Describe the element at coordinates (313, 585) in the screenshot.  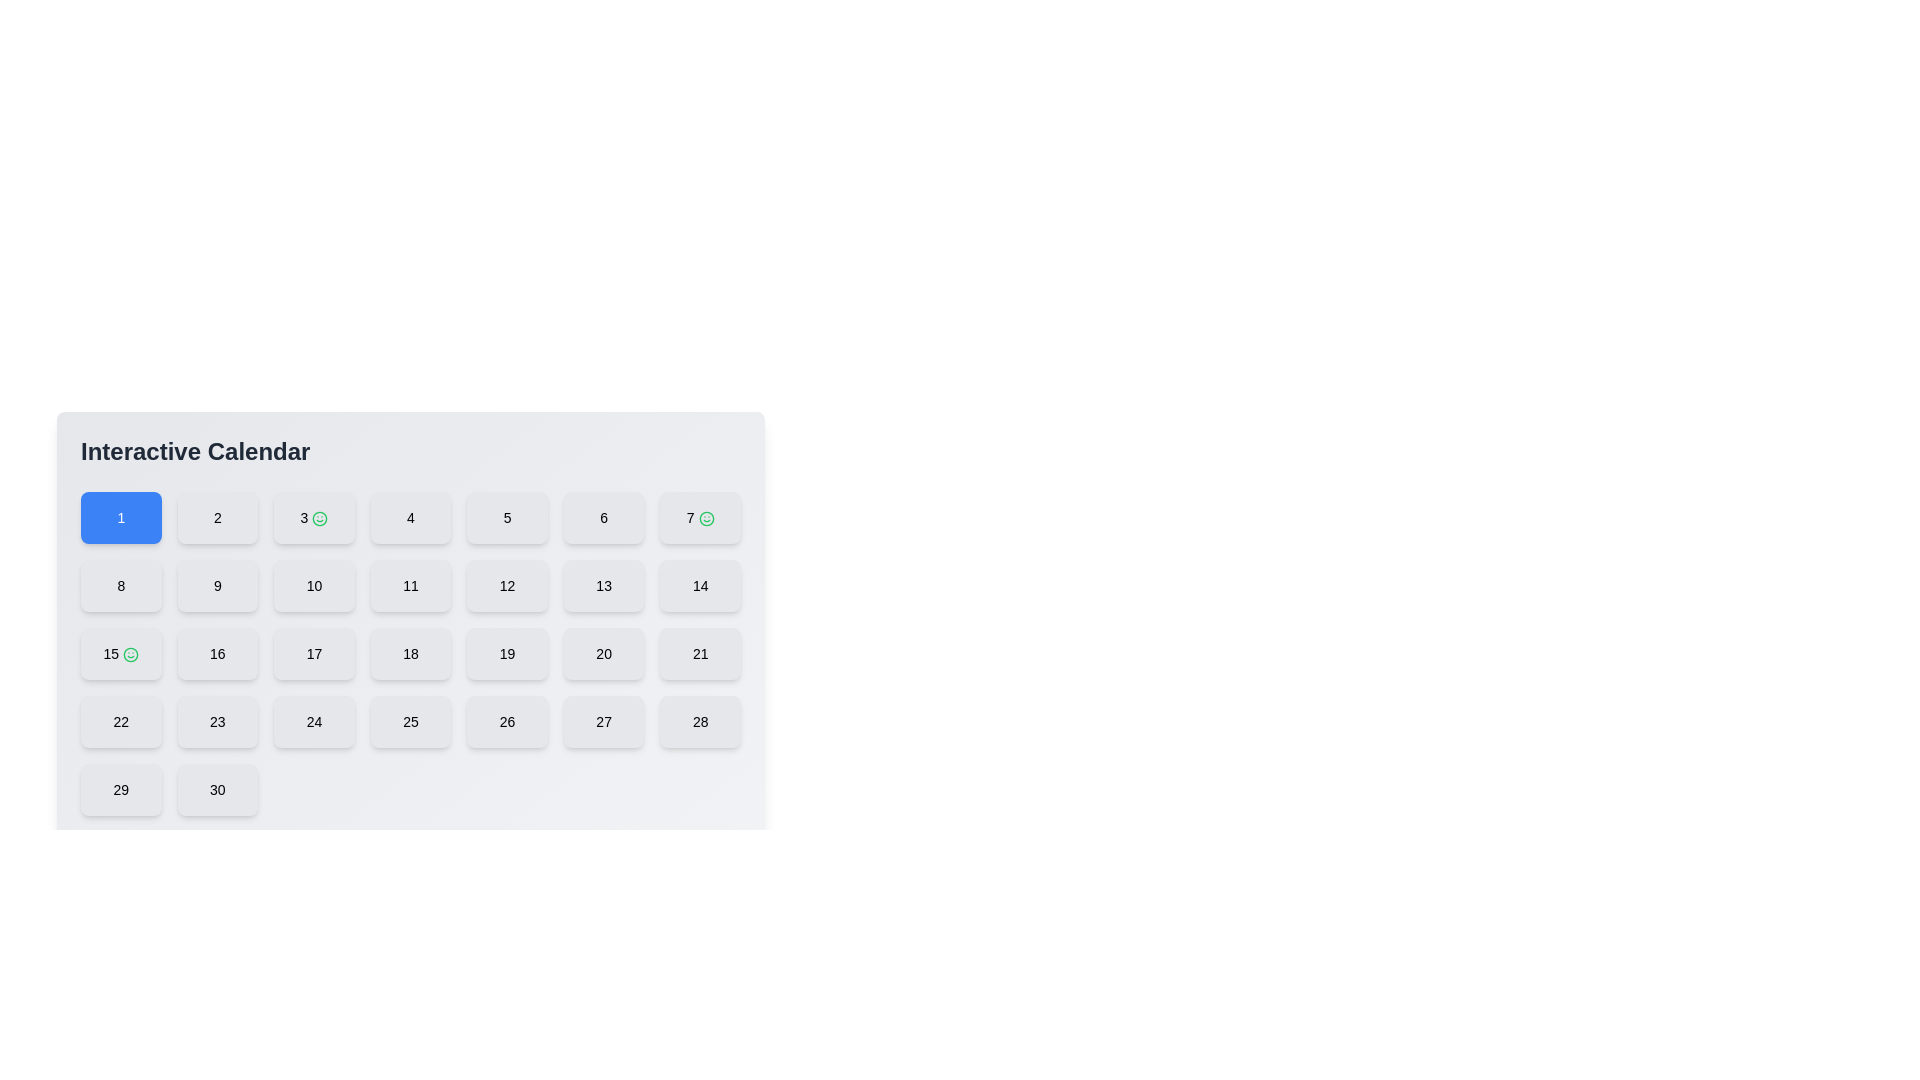
I see `the button representing the 10th day in the calendar interface` at that location.